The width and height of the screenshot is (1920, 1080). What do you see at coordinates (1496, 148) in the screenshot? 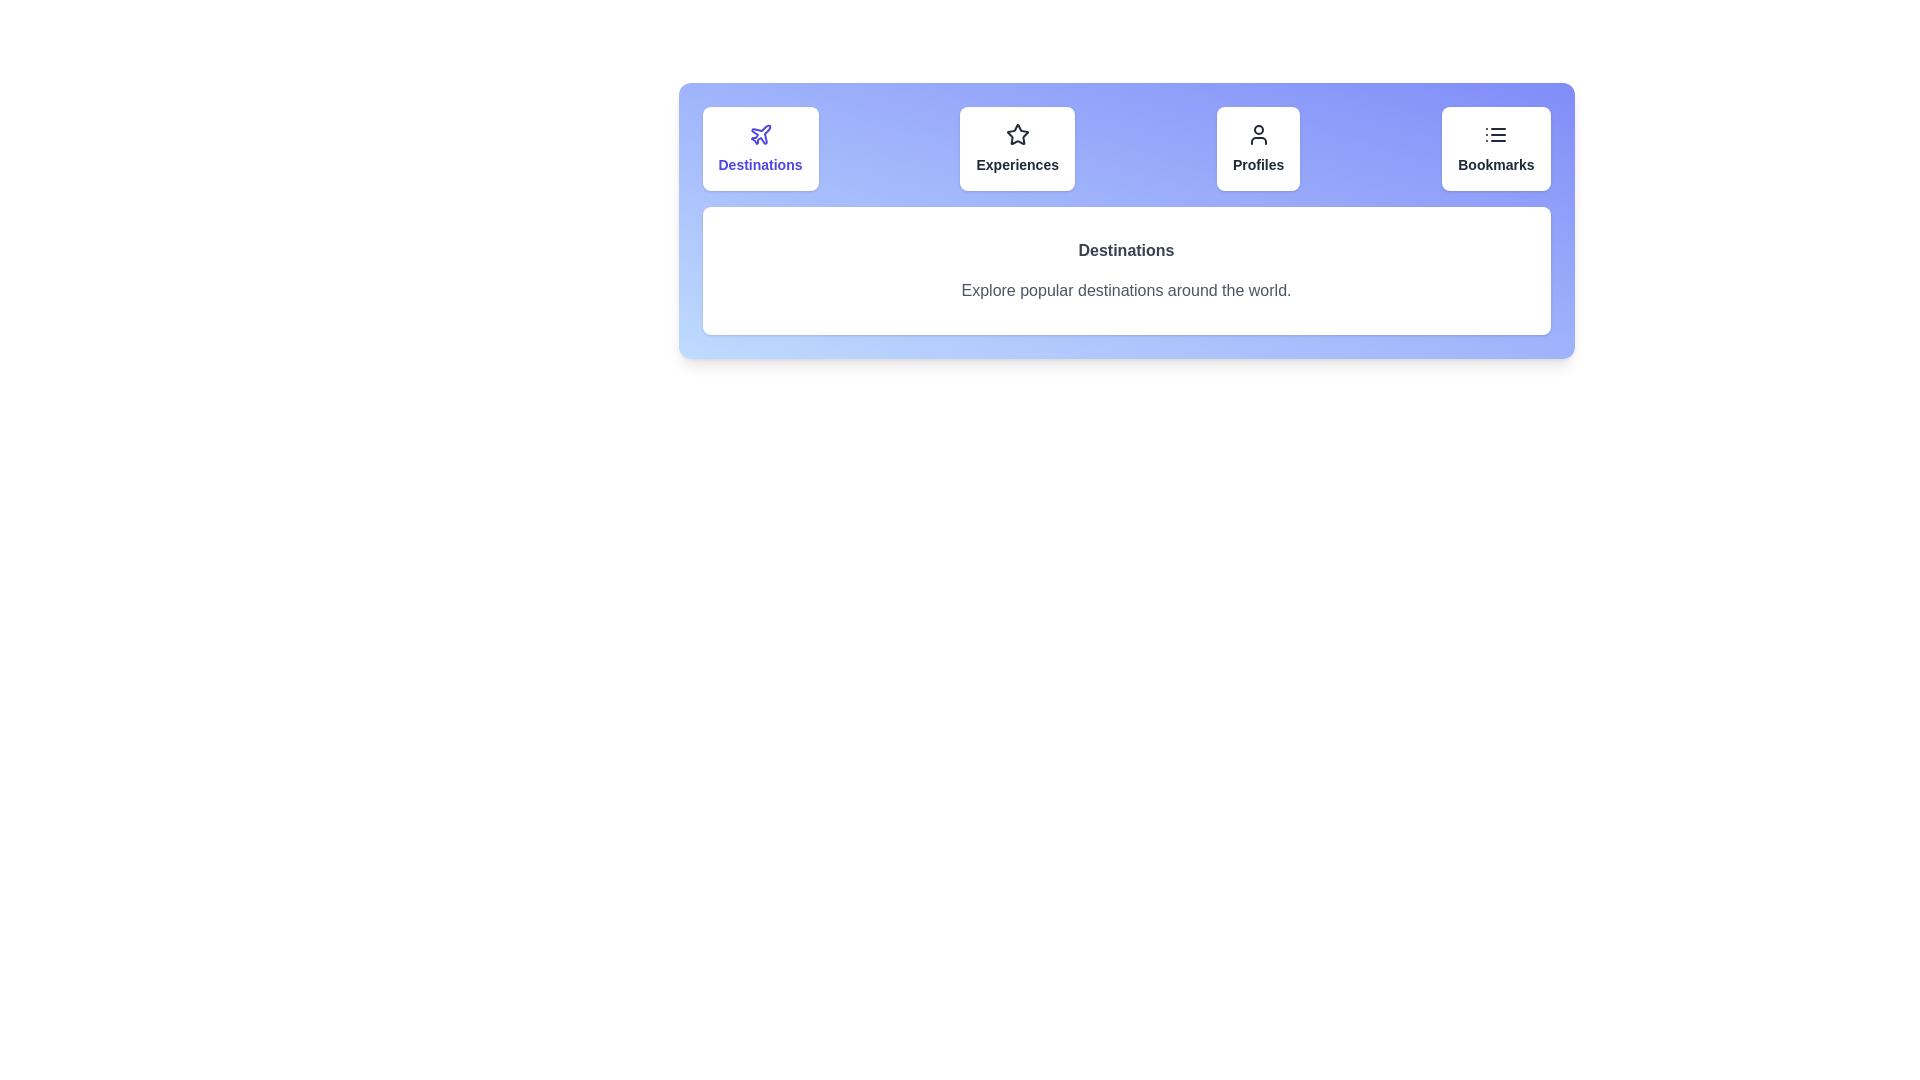
I see `the Bookmarks tab to view its content` at bounding box center [1496, 148].